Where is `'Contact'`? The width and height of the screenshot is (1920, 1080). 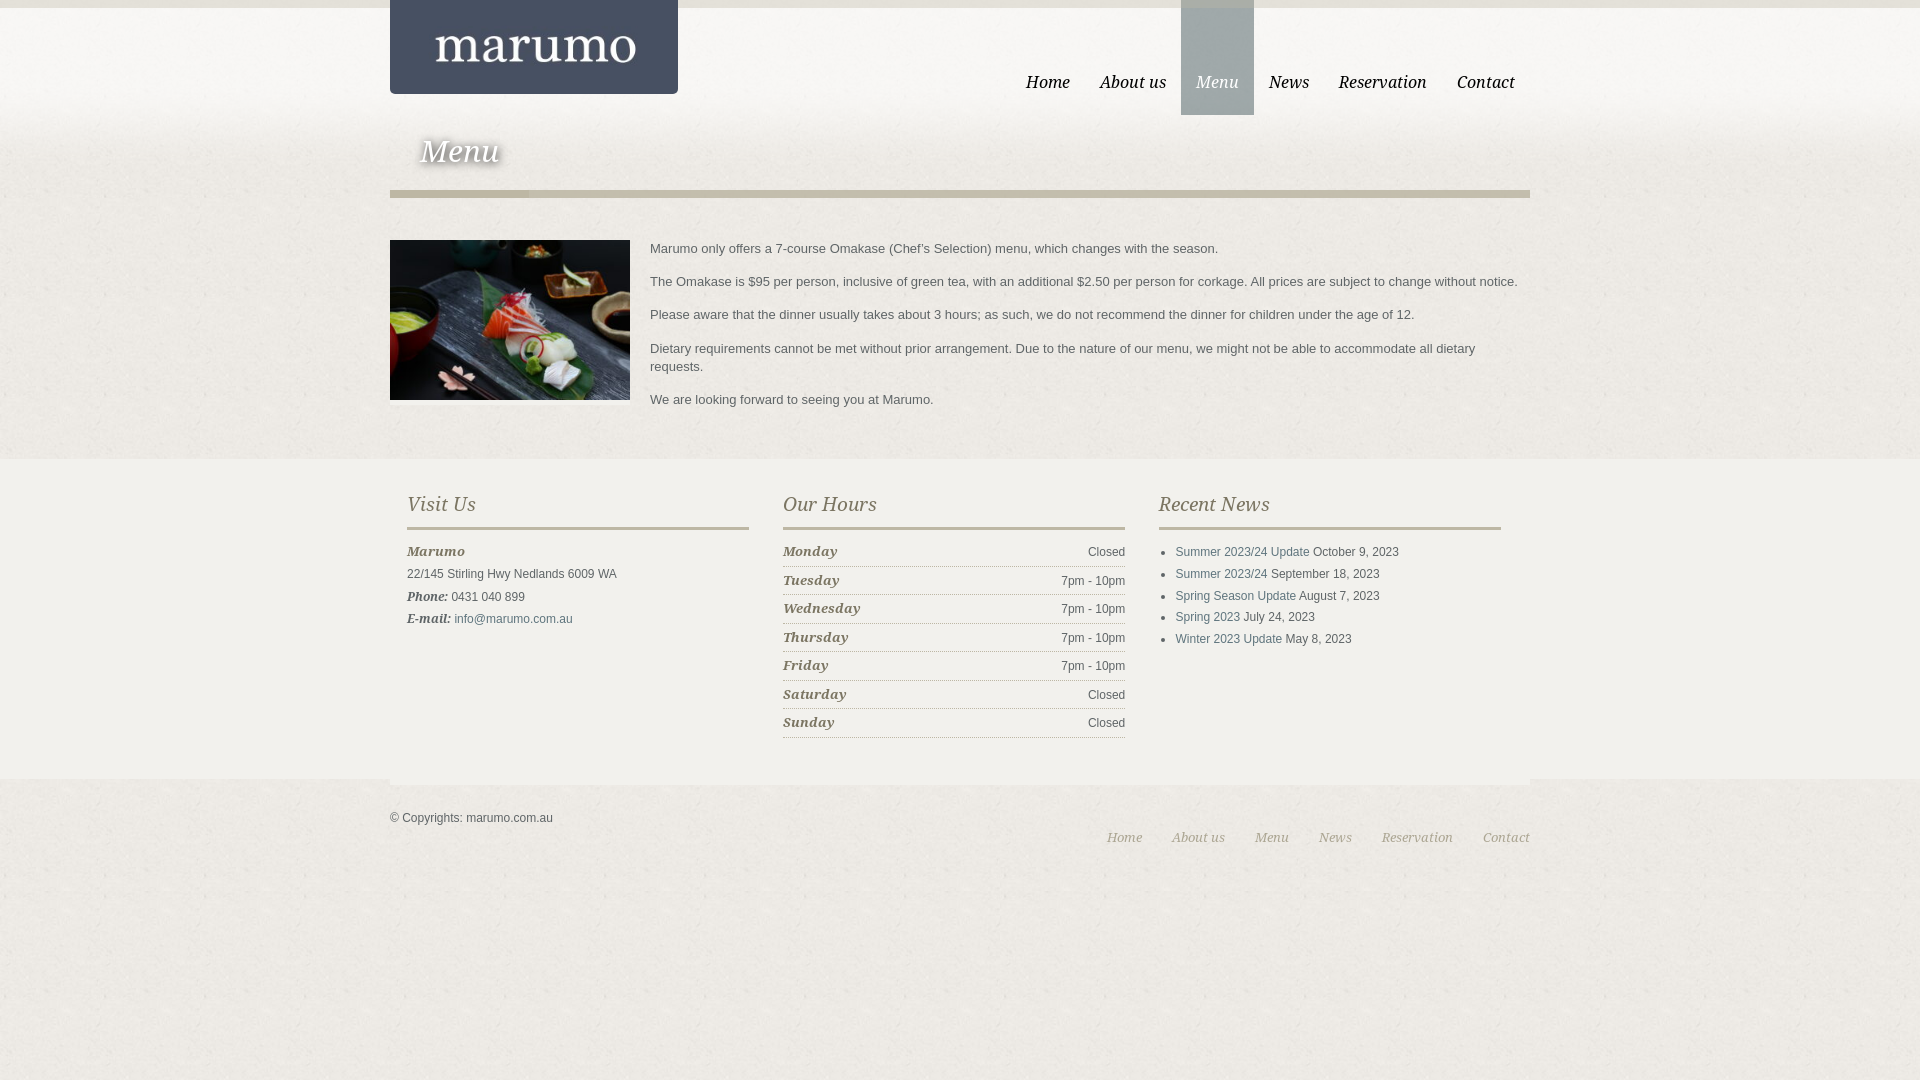 'Contact' is located at coordinates (1506, 837).